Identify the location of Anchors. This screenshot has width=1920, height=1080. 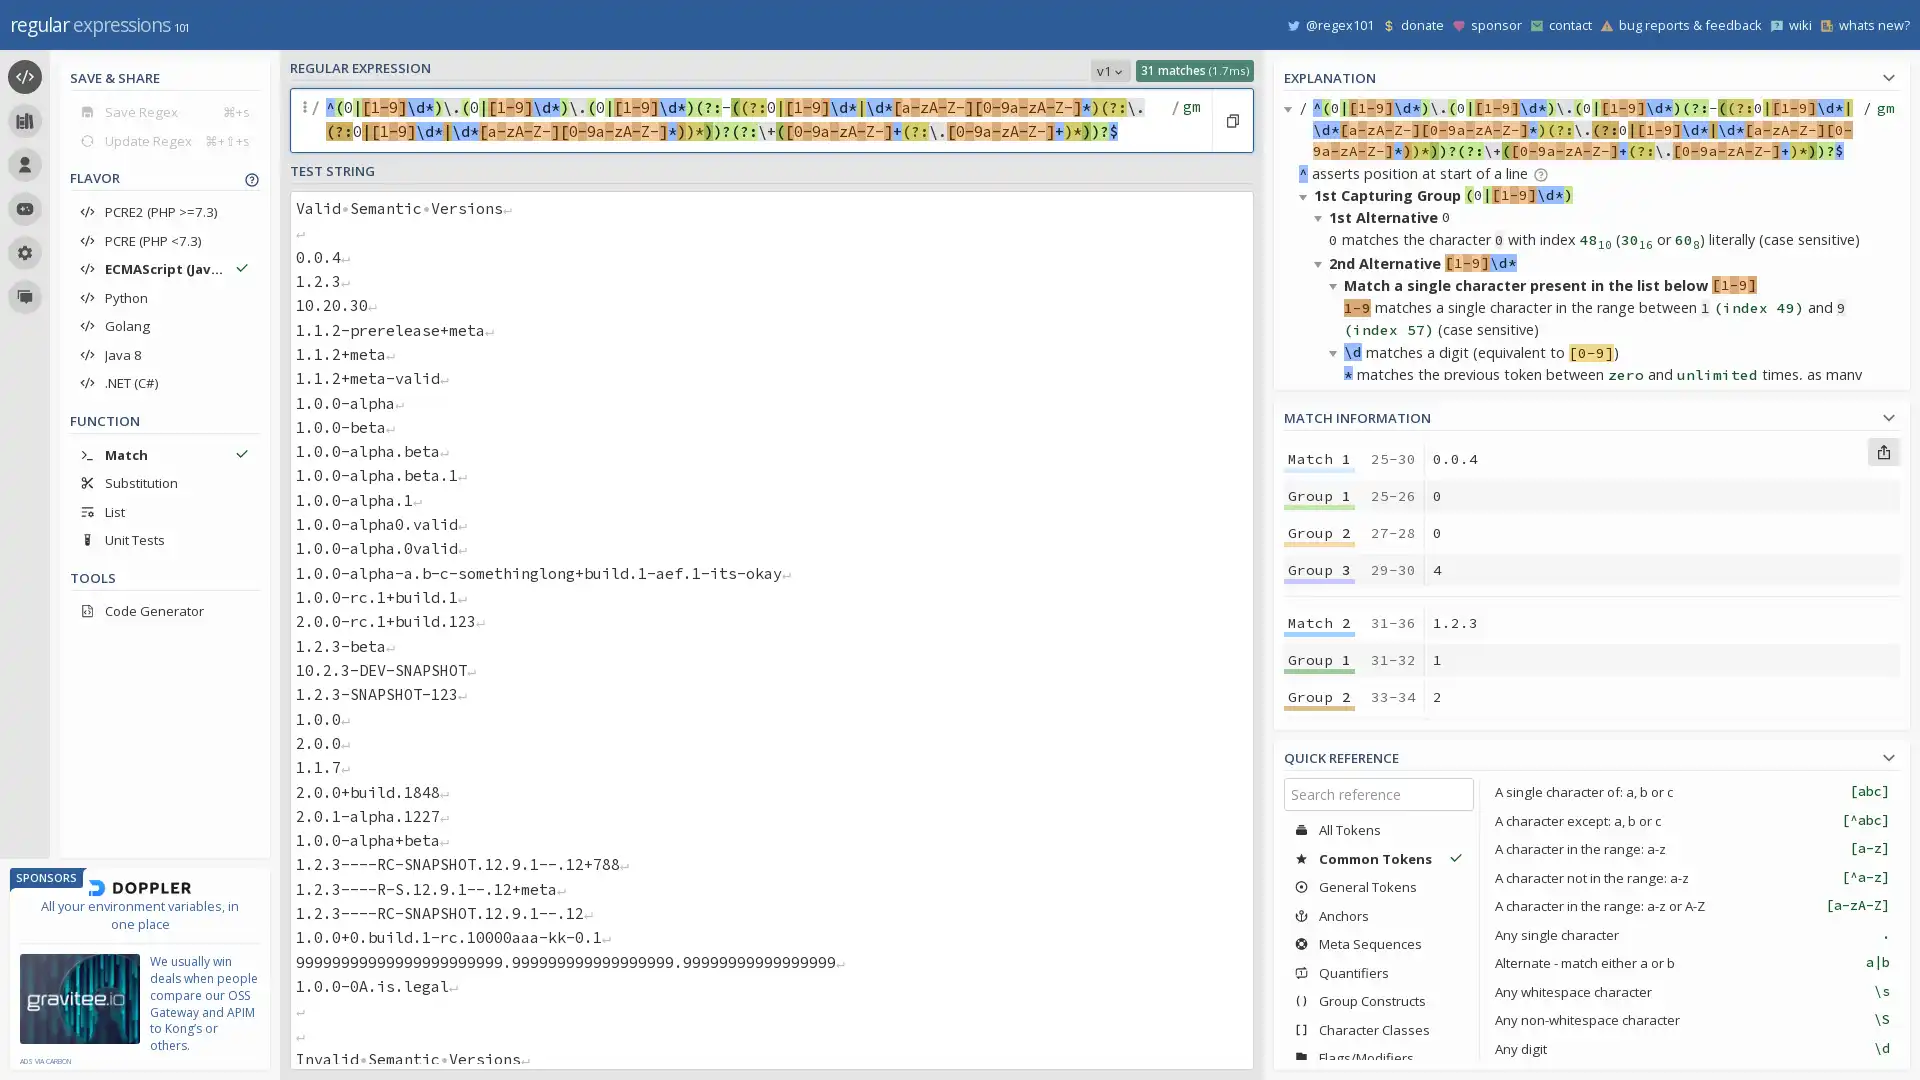
(1377, 915).